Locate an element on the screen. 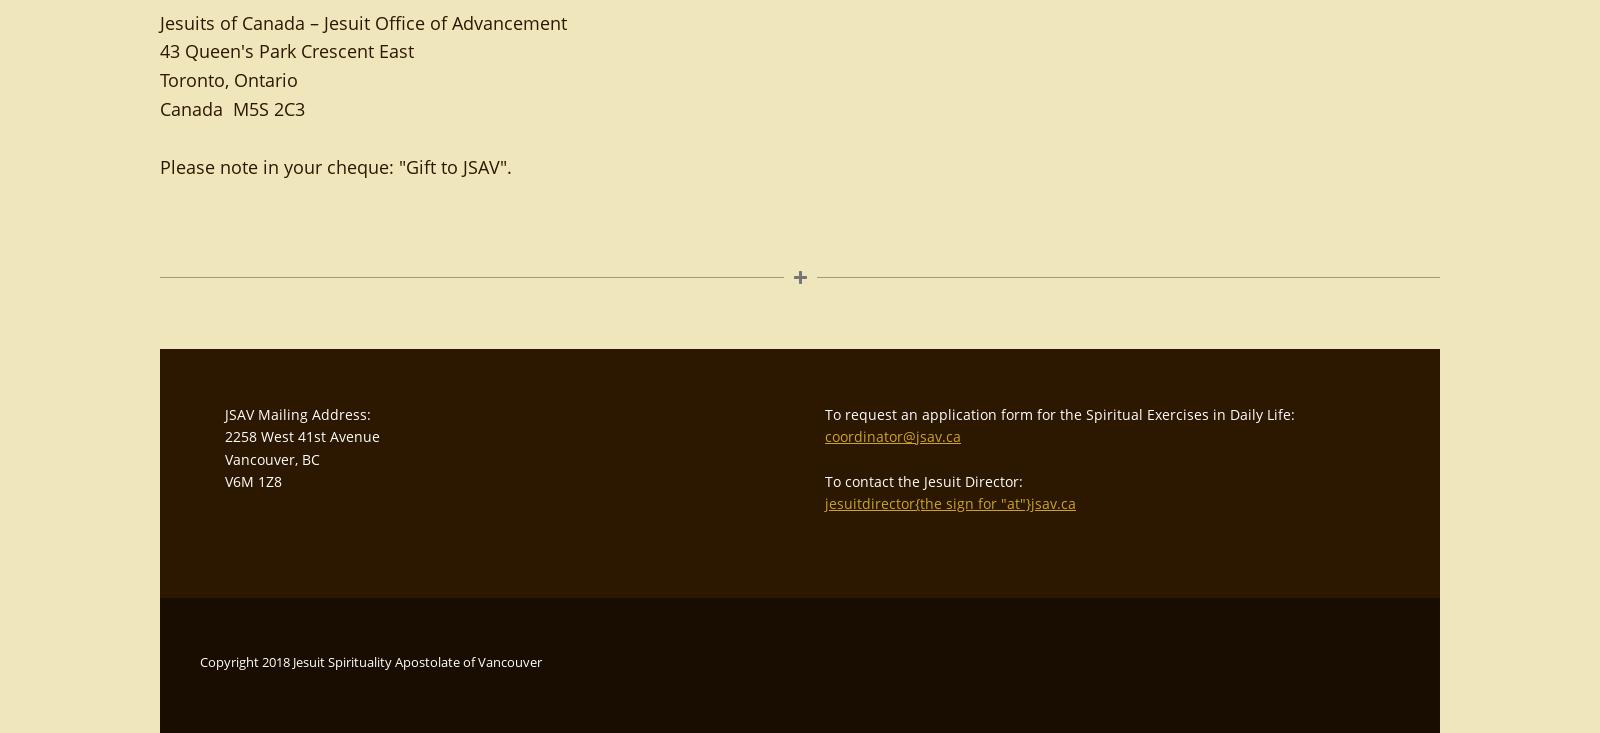 This screenshot has width=1600, height=733. '2258 West 41st Avenue' is located at coordinates (302, 436).